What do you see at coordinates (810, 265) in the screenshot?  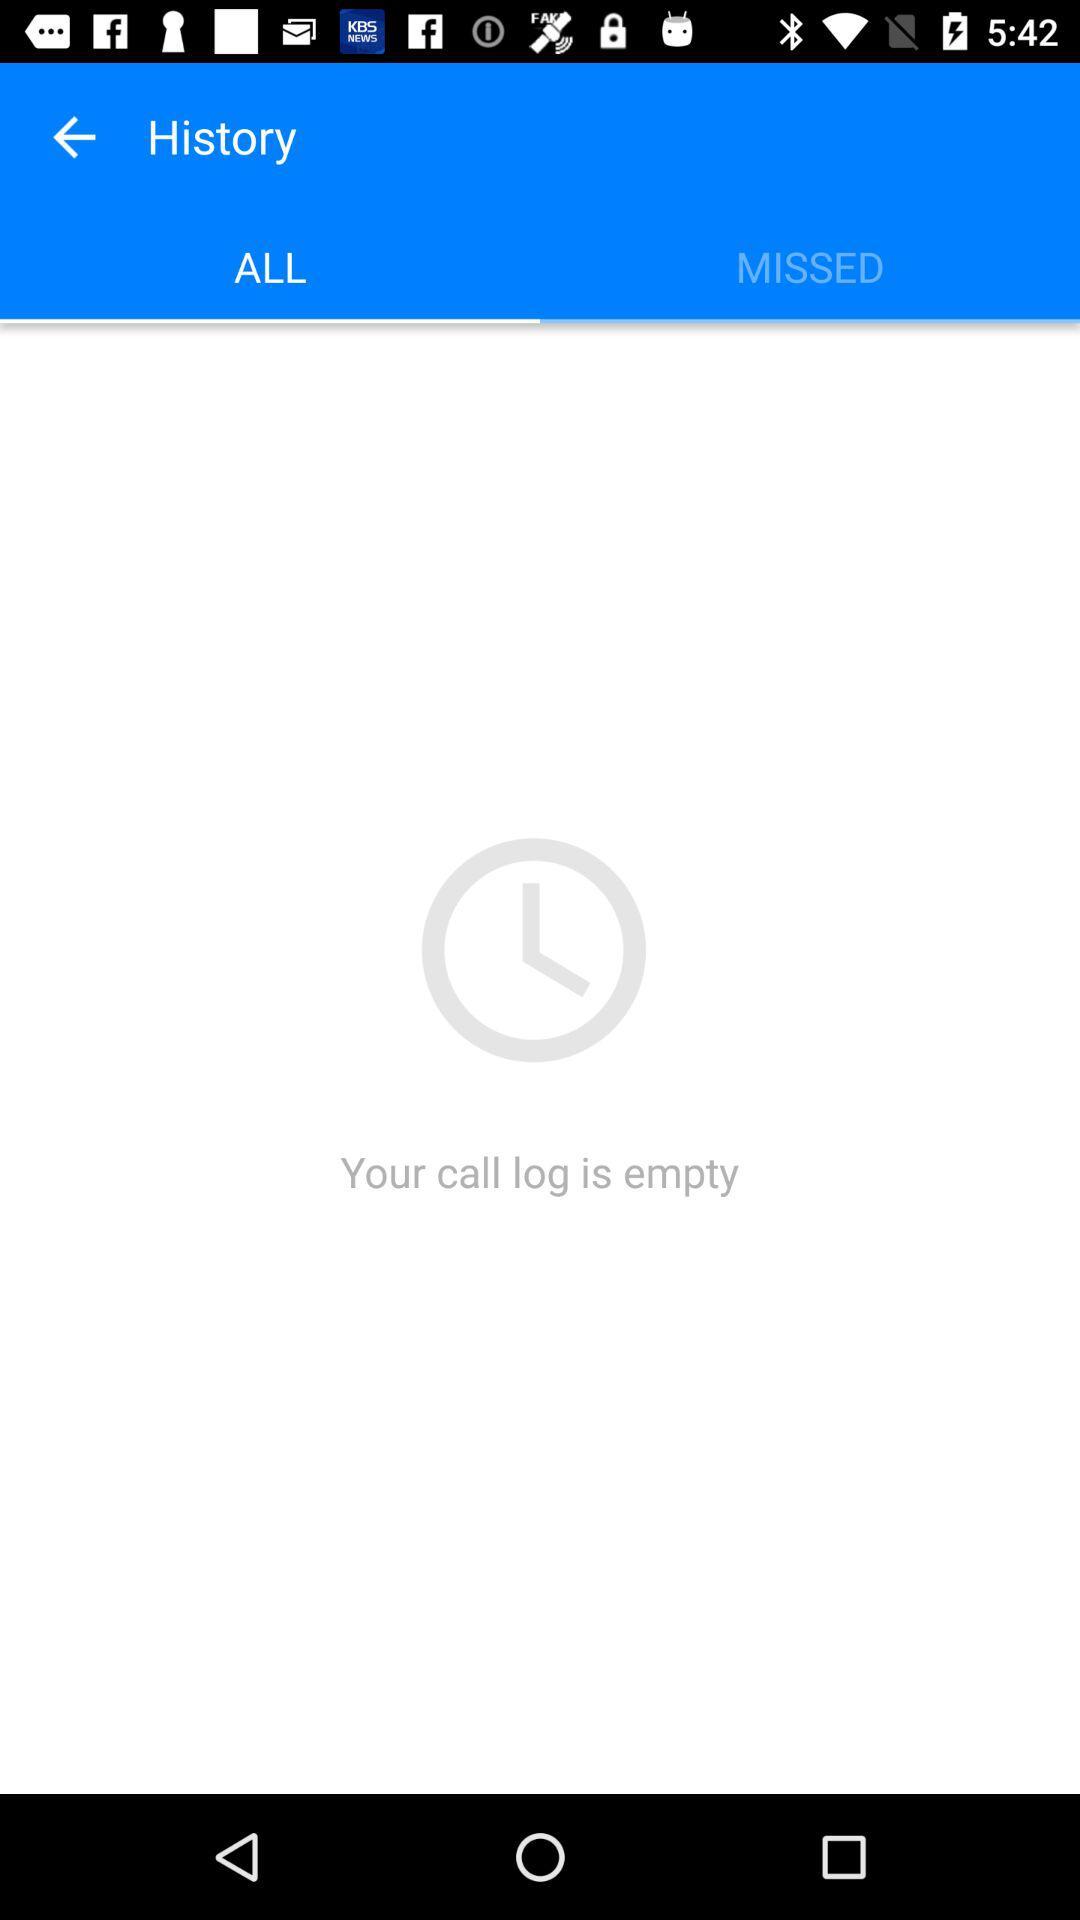 I see `the missed icon` at bounding box center [810, 265].